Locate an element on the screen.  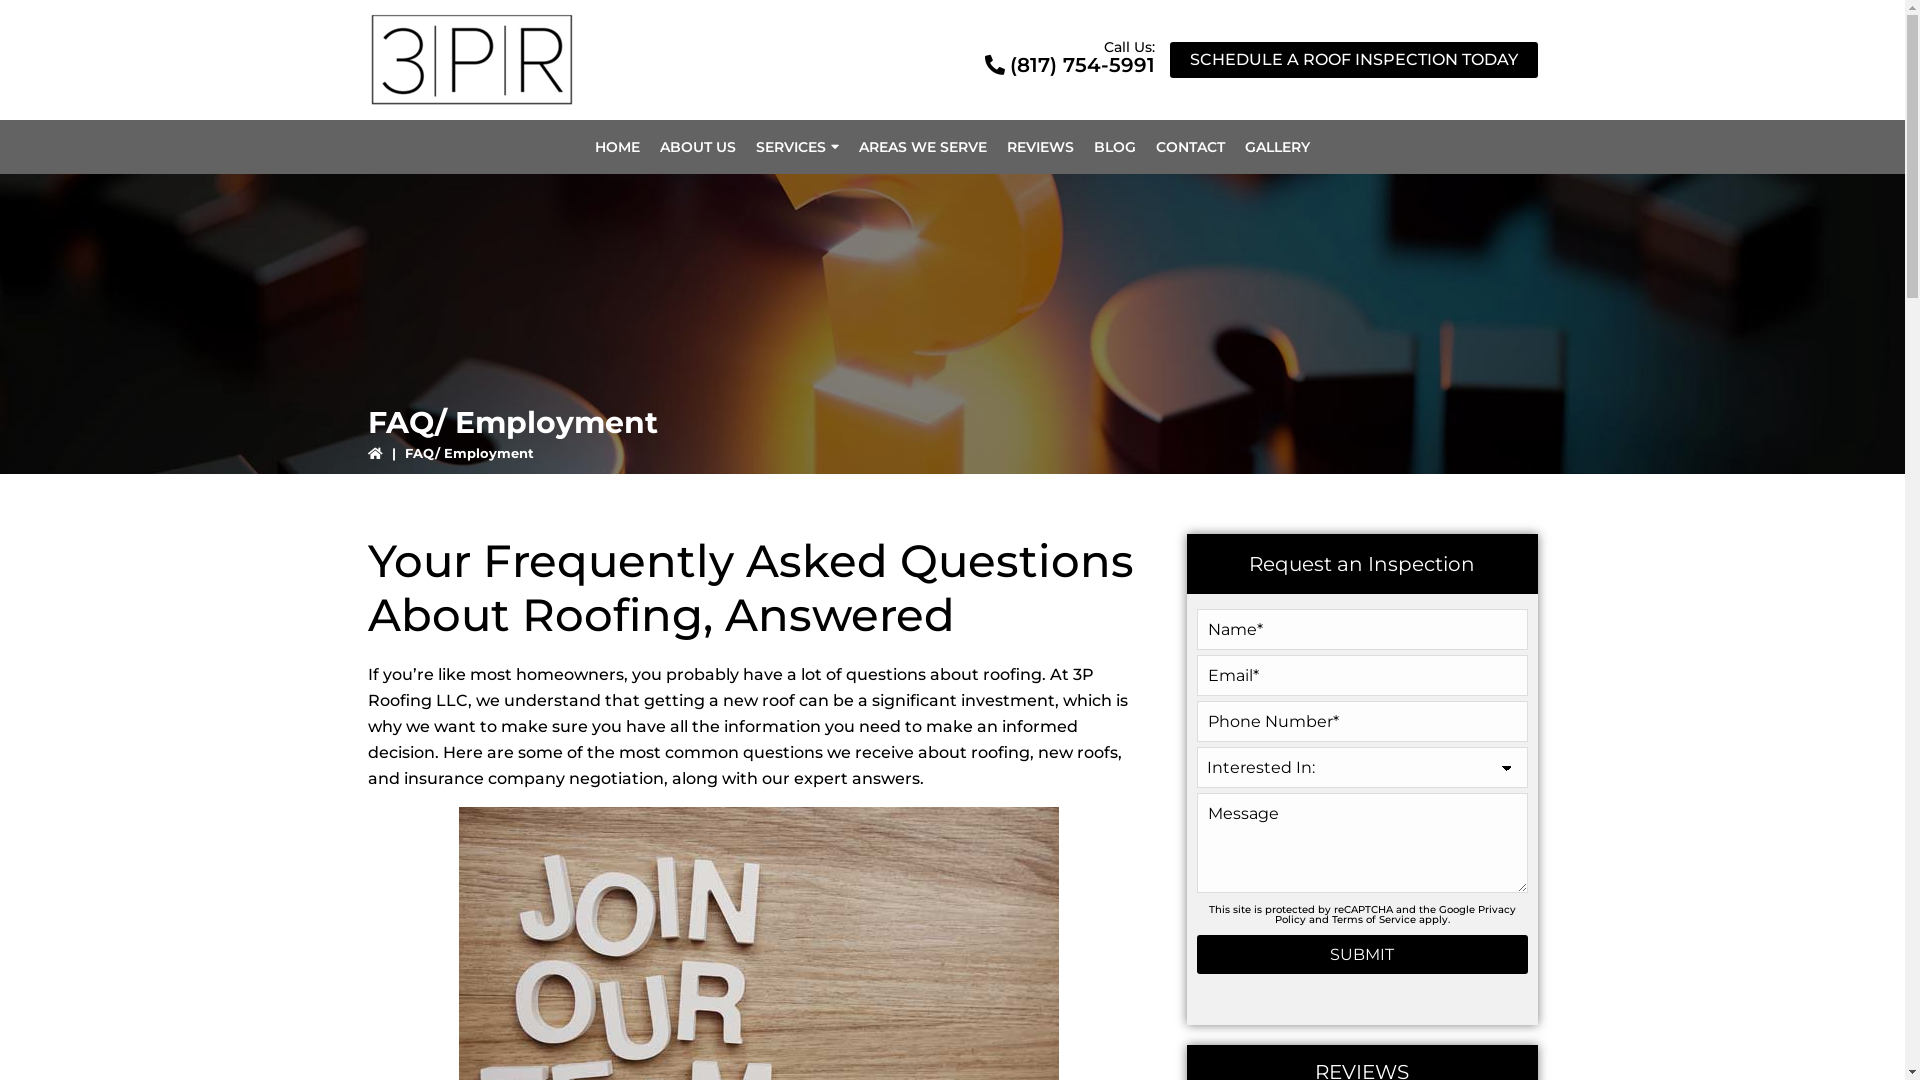
'SERVICES' is located at coordinates (796, 145).